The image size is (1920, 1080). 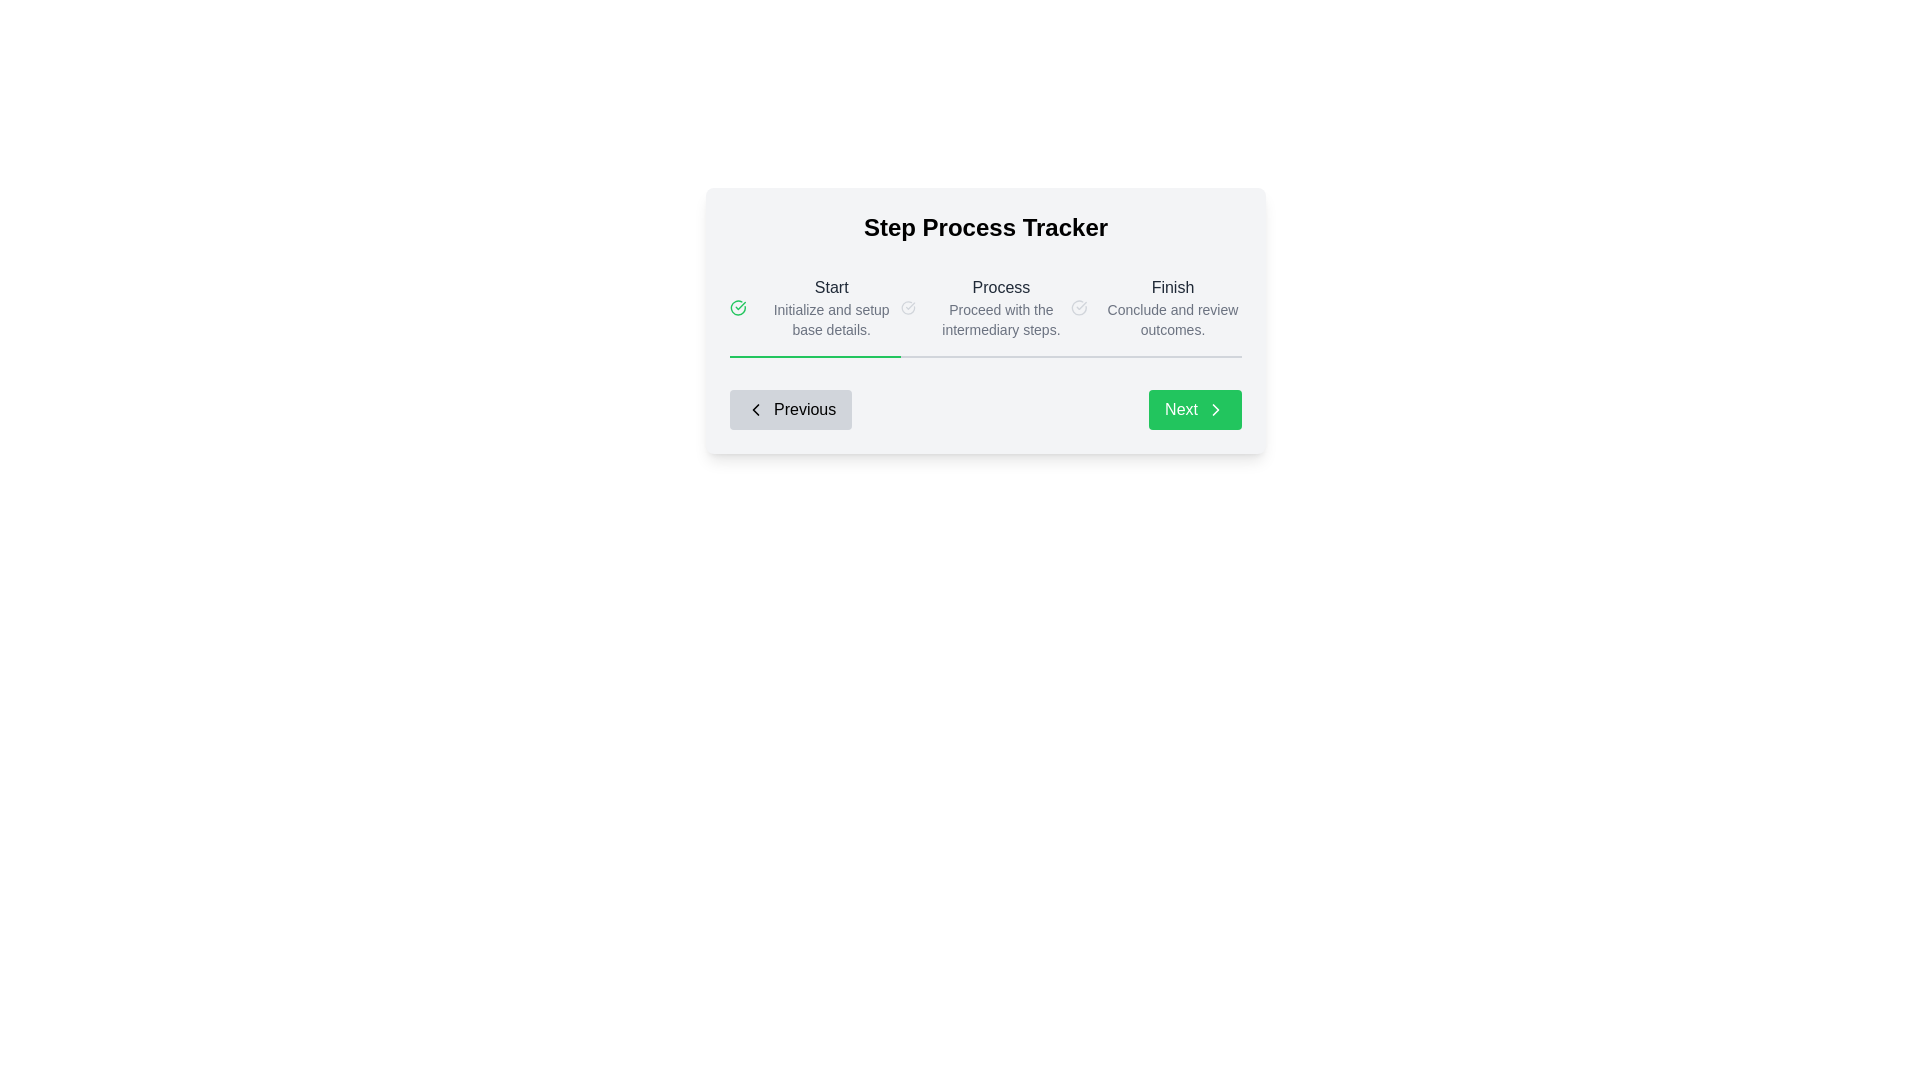 I want to click on the chevron arrow icon indicating the 'Previous' button located in the bottom left section of the step tracker interface, so click(x=754, y=408).